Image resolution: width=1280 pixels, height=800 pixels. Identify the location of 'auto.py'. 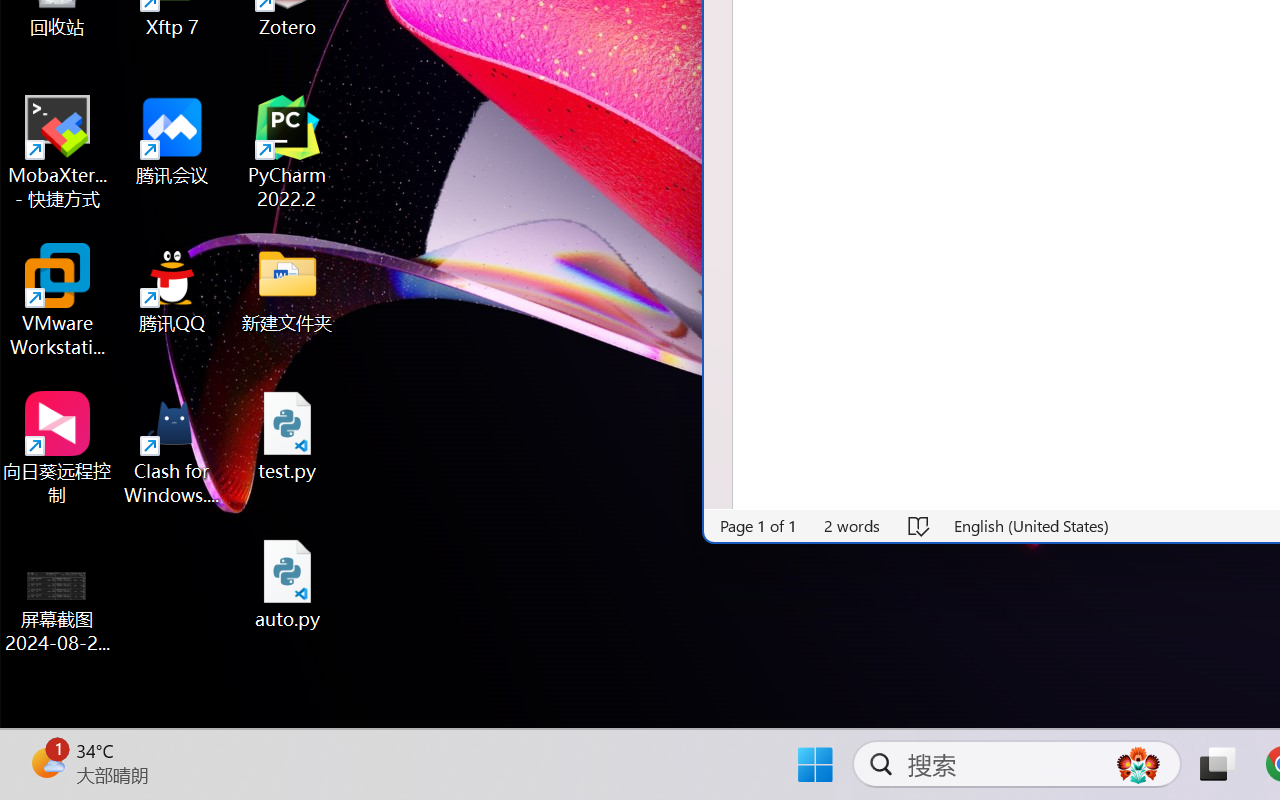
(287, 583).